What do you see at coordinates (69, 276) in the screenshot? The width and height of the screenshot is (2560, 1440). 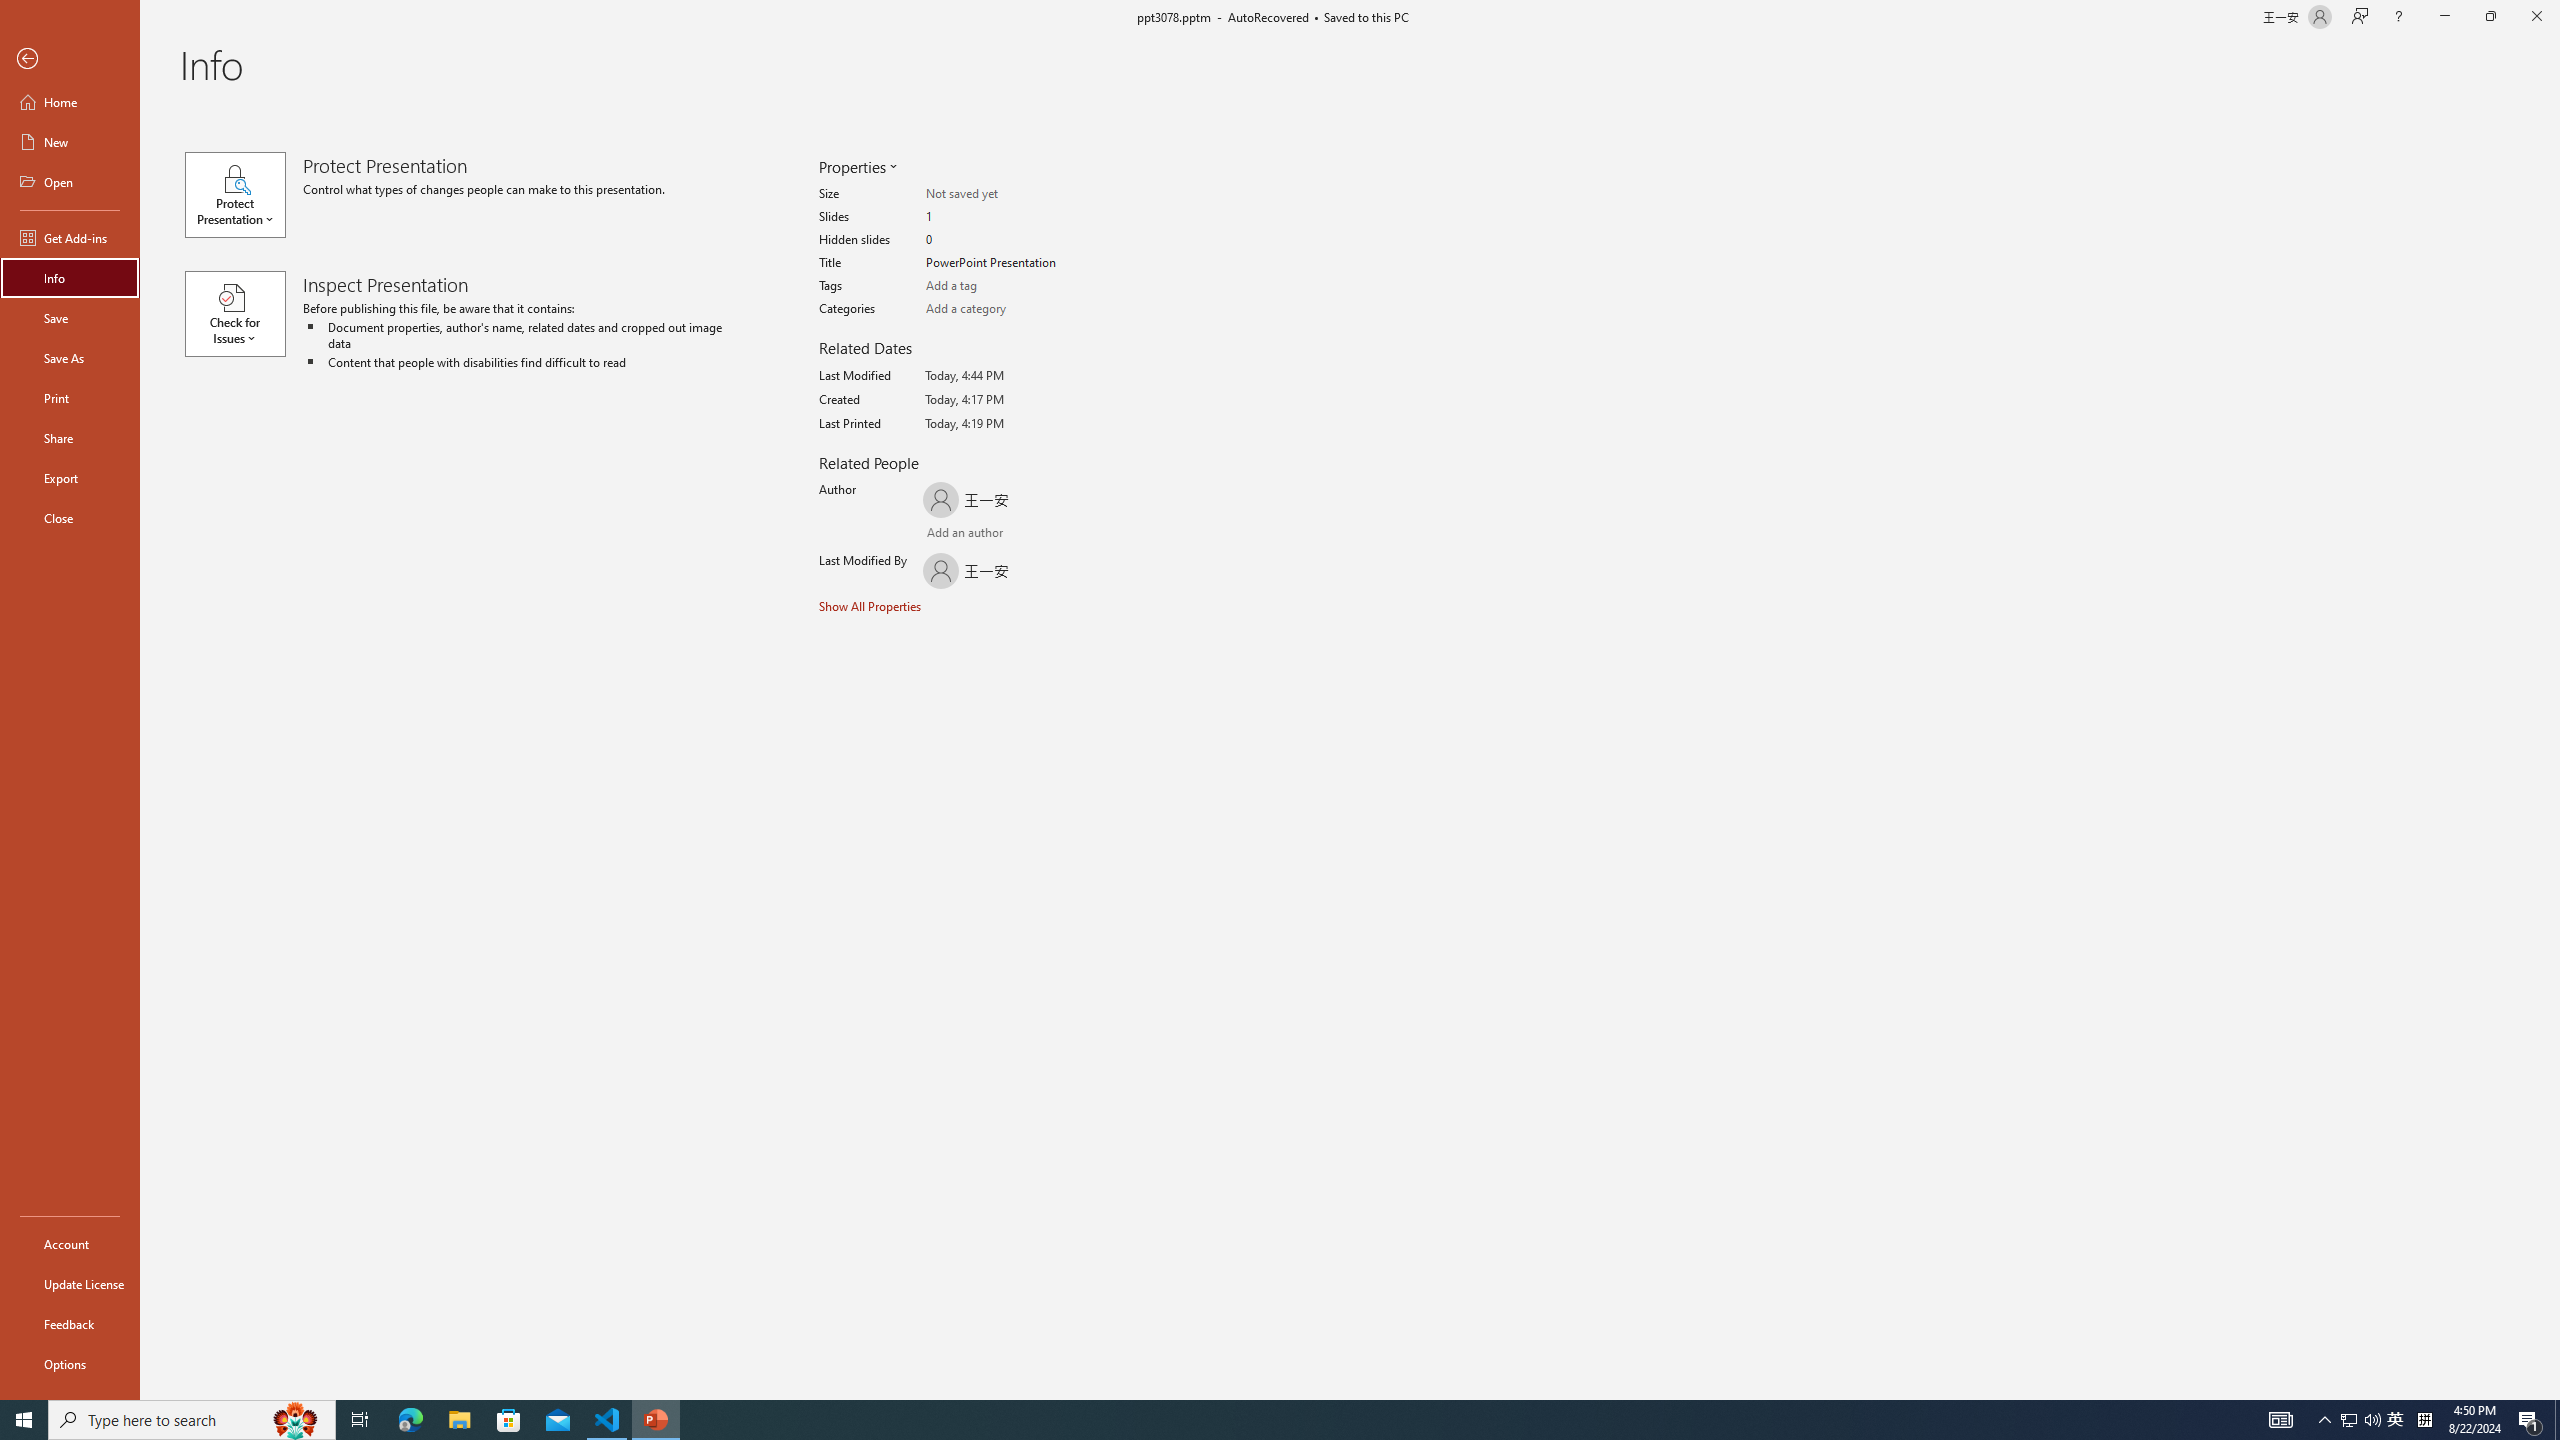 I see `'Info'` at bounding box center [69, 276].